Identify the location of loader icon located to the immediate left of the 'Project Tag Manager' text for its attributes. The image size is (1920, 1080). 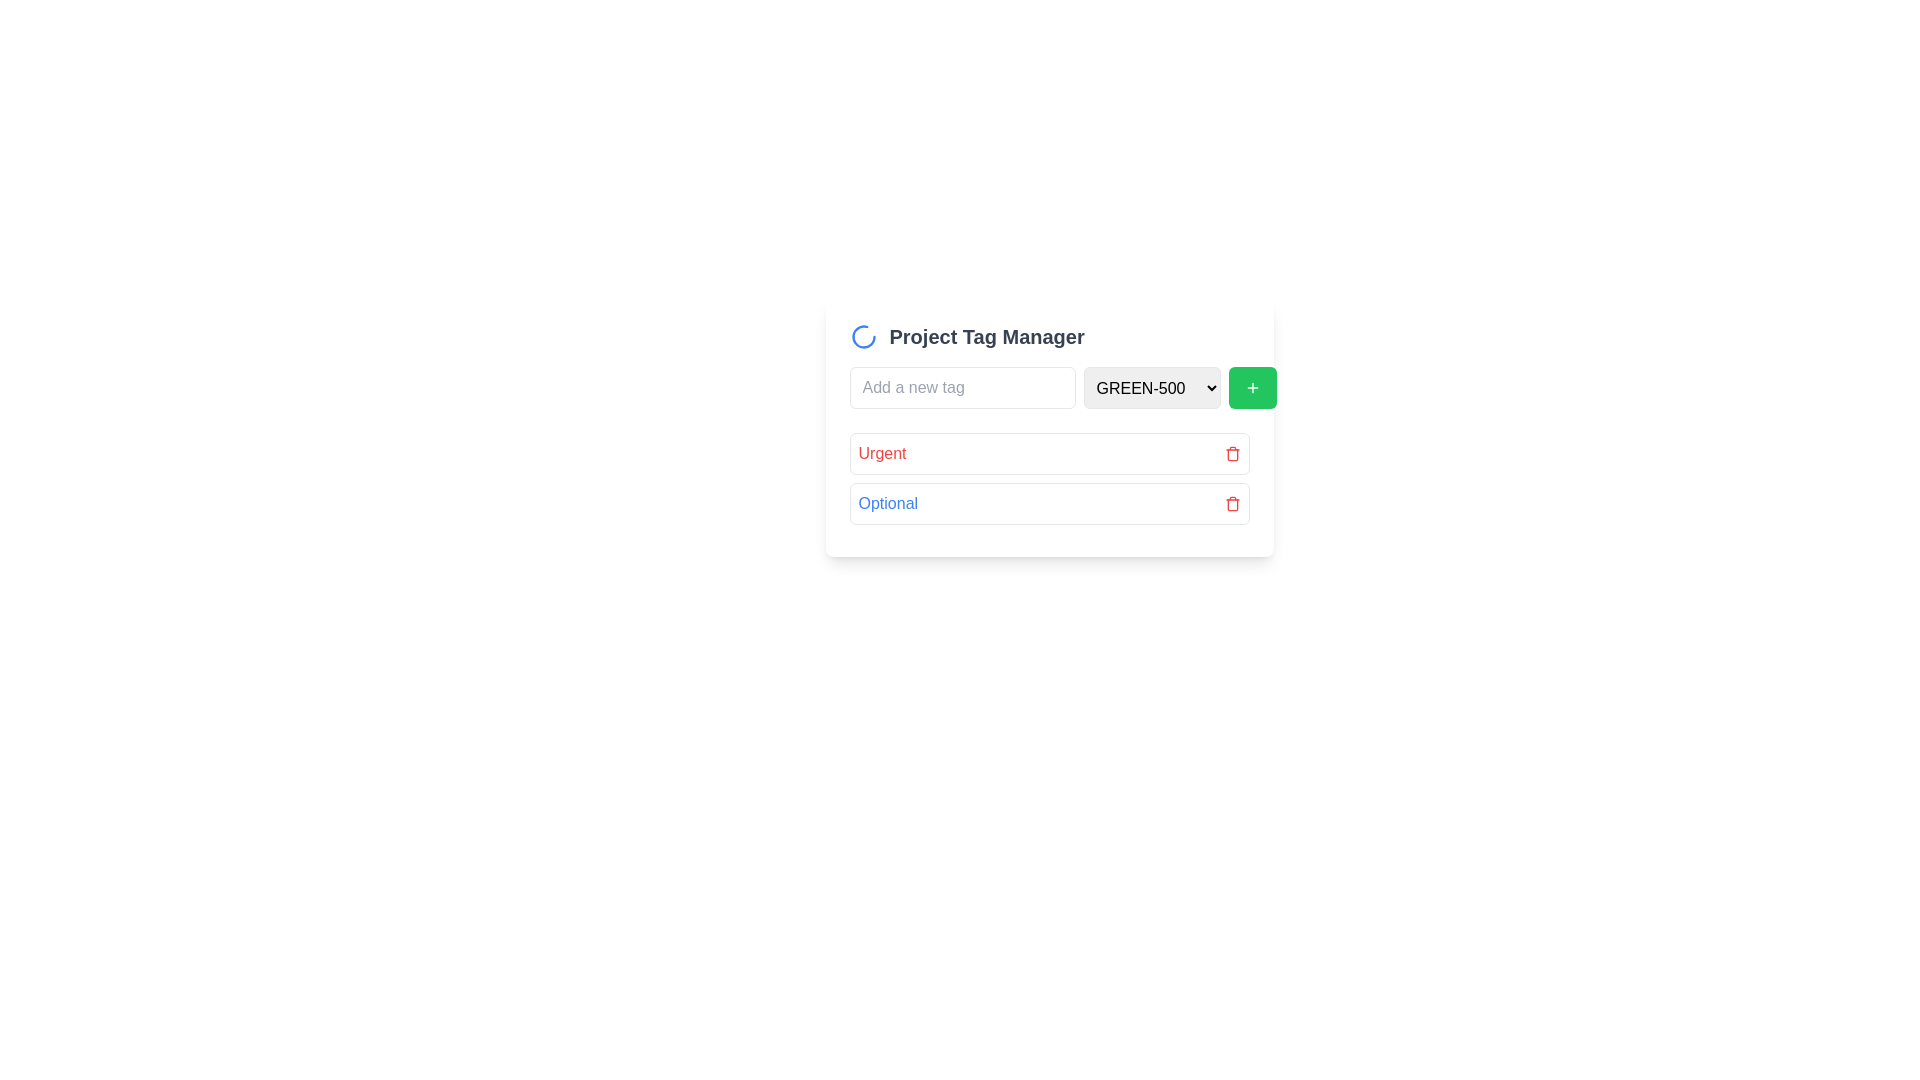
(863, 335).